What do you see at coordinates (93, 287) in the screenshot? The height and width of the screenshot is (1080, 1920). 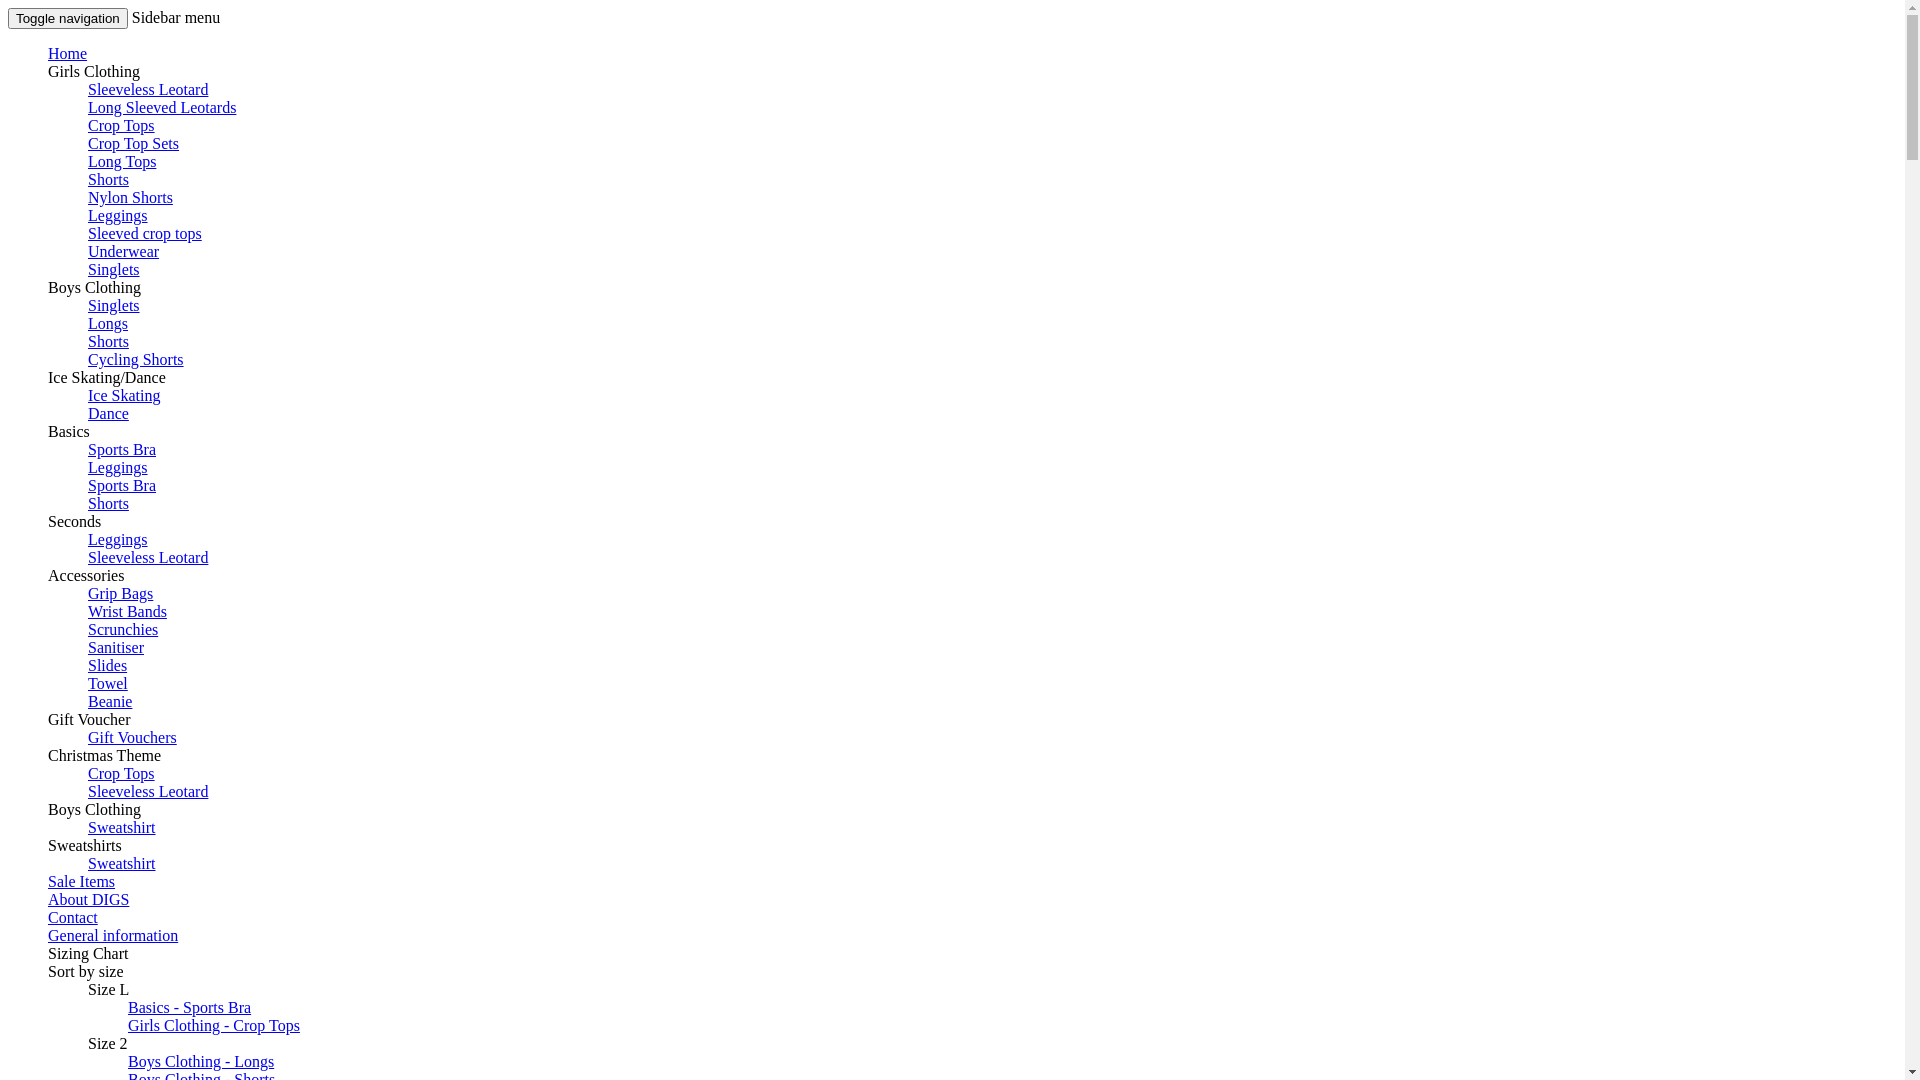 I see `'Boys Clothing'` at bounding box center [93, 287].